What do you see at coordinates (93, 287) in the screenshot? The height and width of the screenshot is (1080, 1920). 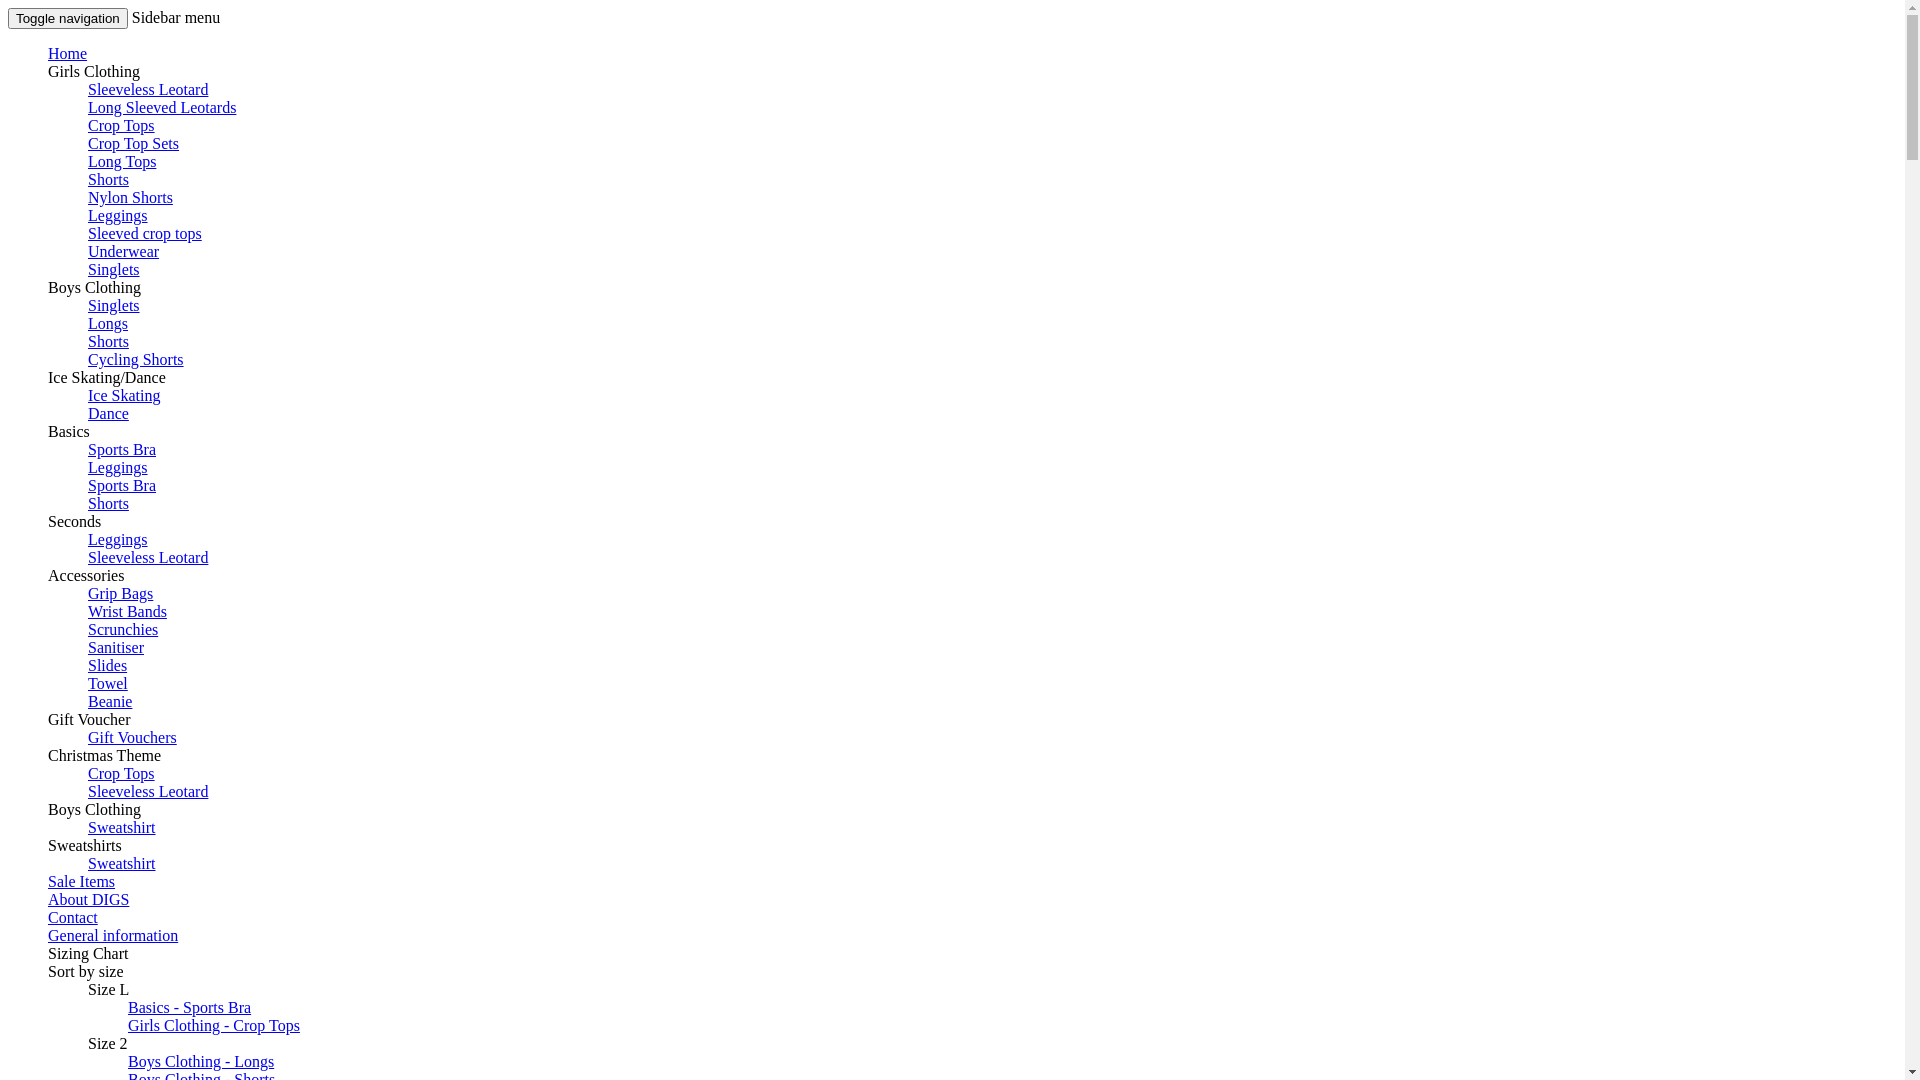 I see `'Boys Clothing'` at bounding box center [93, 287].